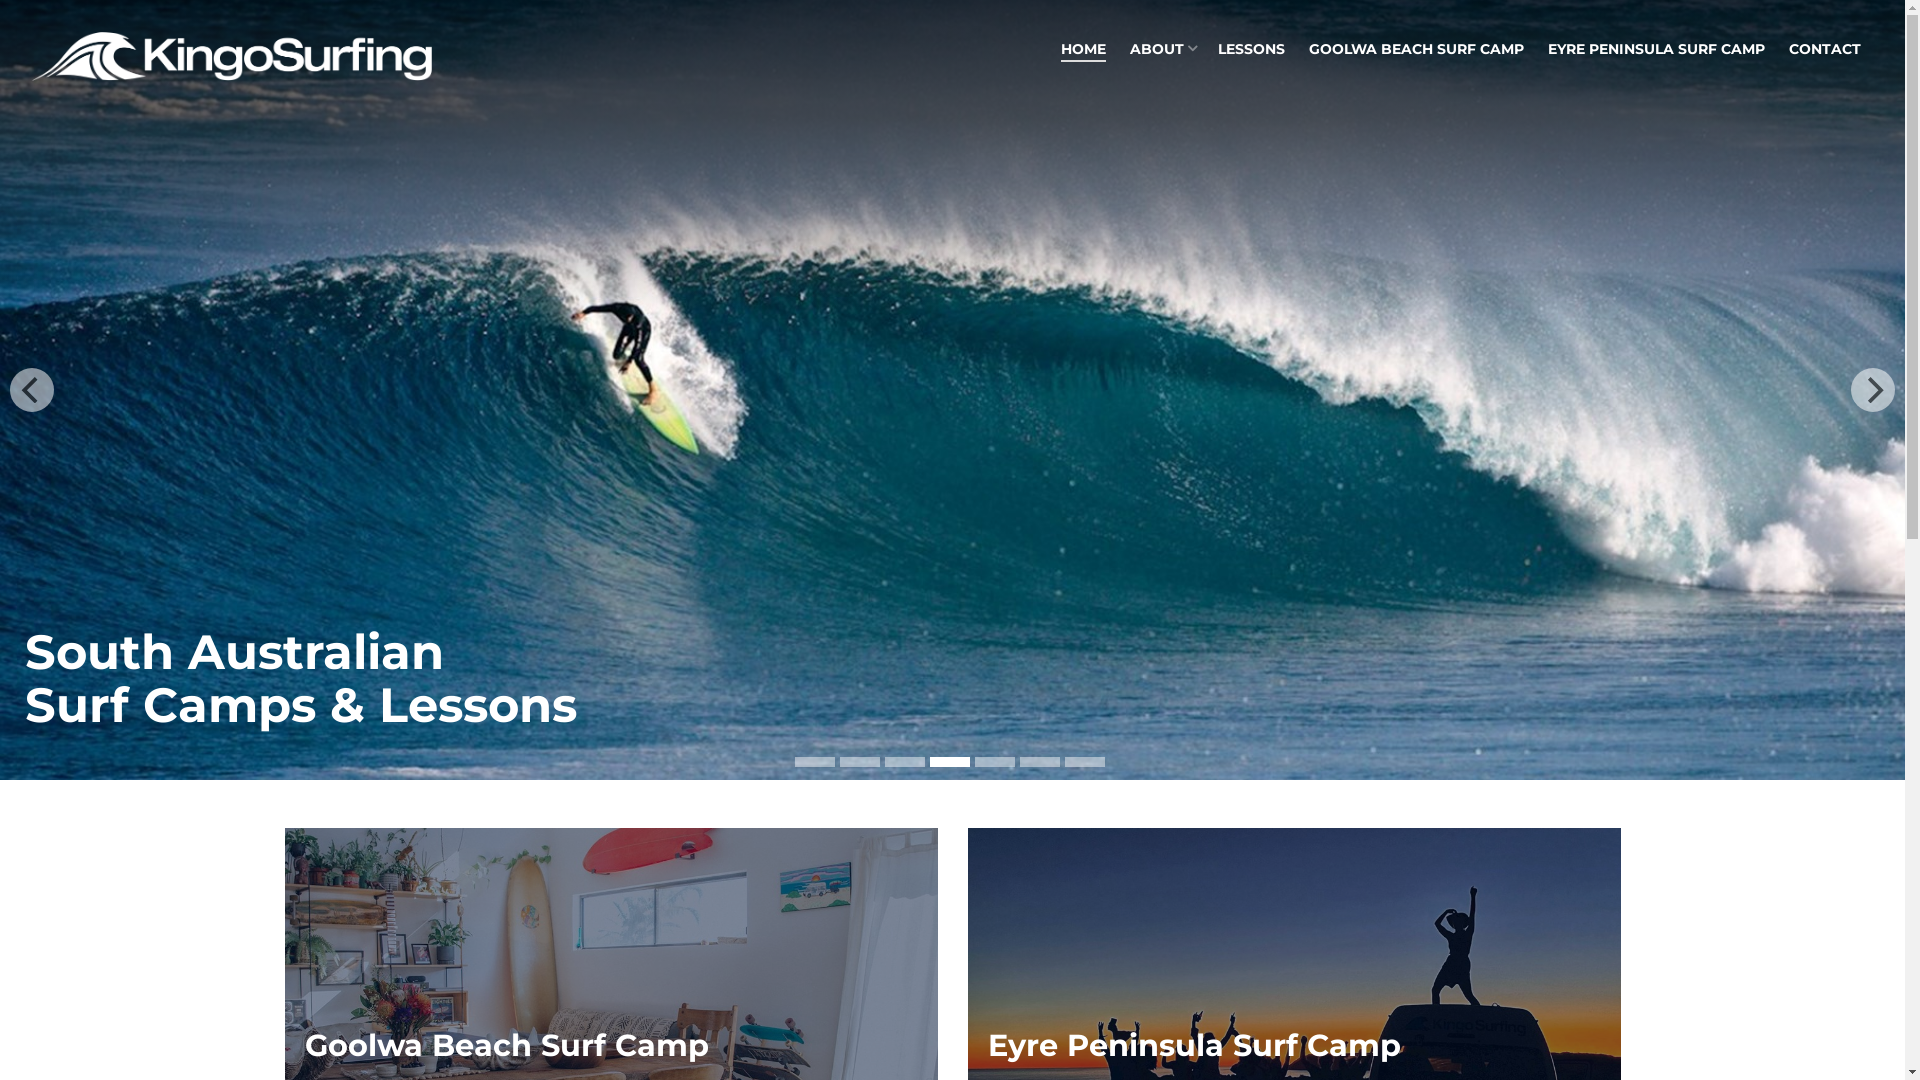  Describe the element at coordinates (1656, 48) in the screenshot. I see `'EYRE PENINSULA SURF CAMP'` at that location.